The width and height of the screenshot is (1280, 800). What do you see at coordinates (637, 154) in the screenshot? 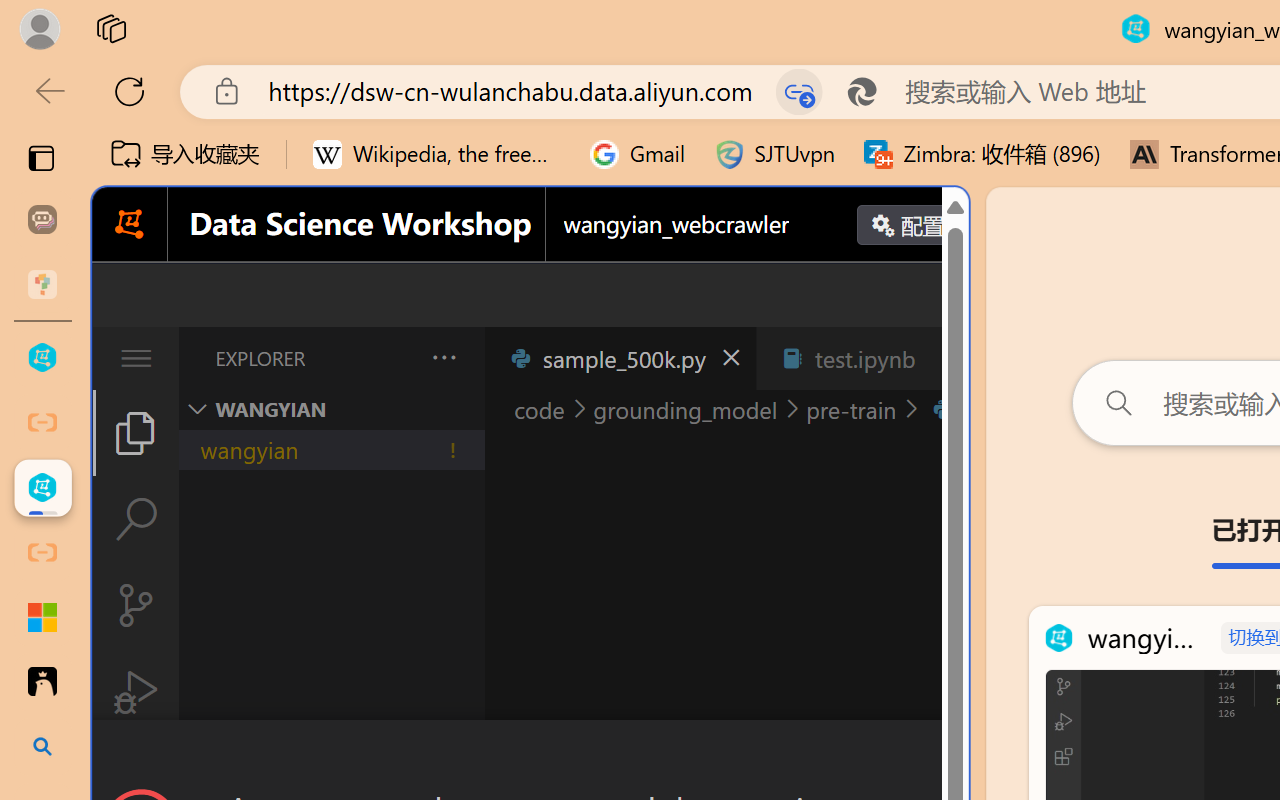
I see `'Gmail'` at bounding box center [637, 154].